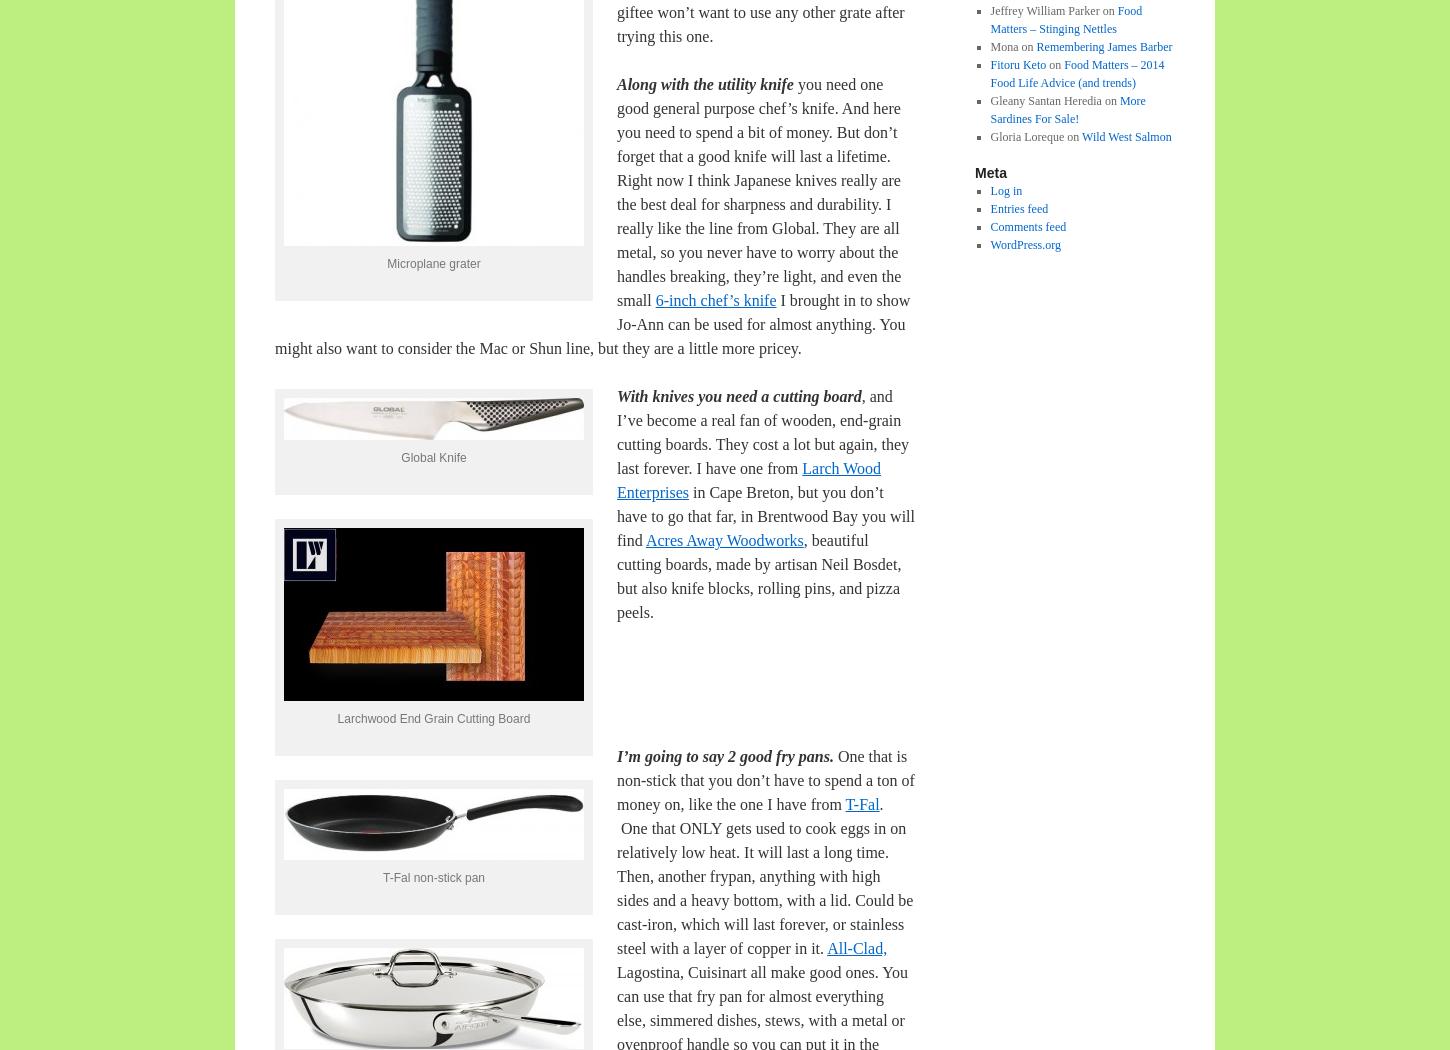 The width and height of the screenshot is (1450, 1050). I want to click on 'Gleany Santan Heredia', so click(1045, 99).